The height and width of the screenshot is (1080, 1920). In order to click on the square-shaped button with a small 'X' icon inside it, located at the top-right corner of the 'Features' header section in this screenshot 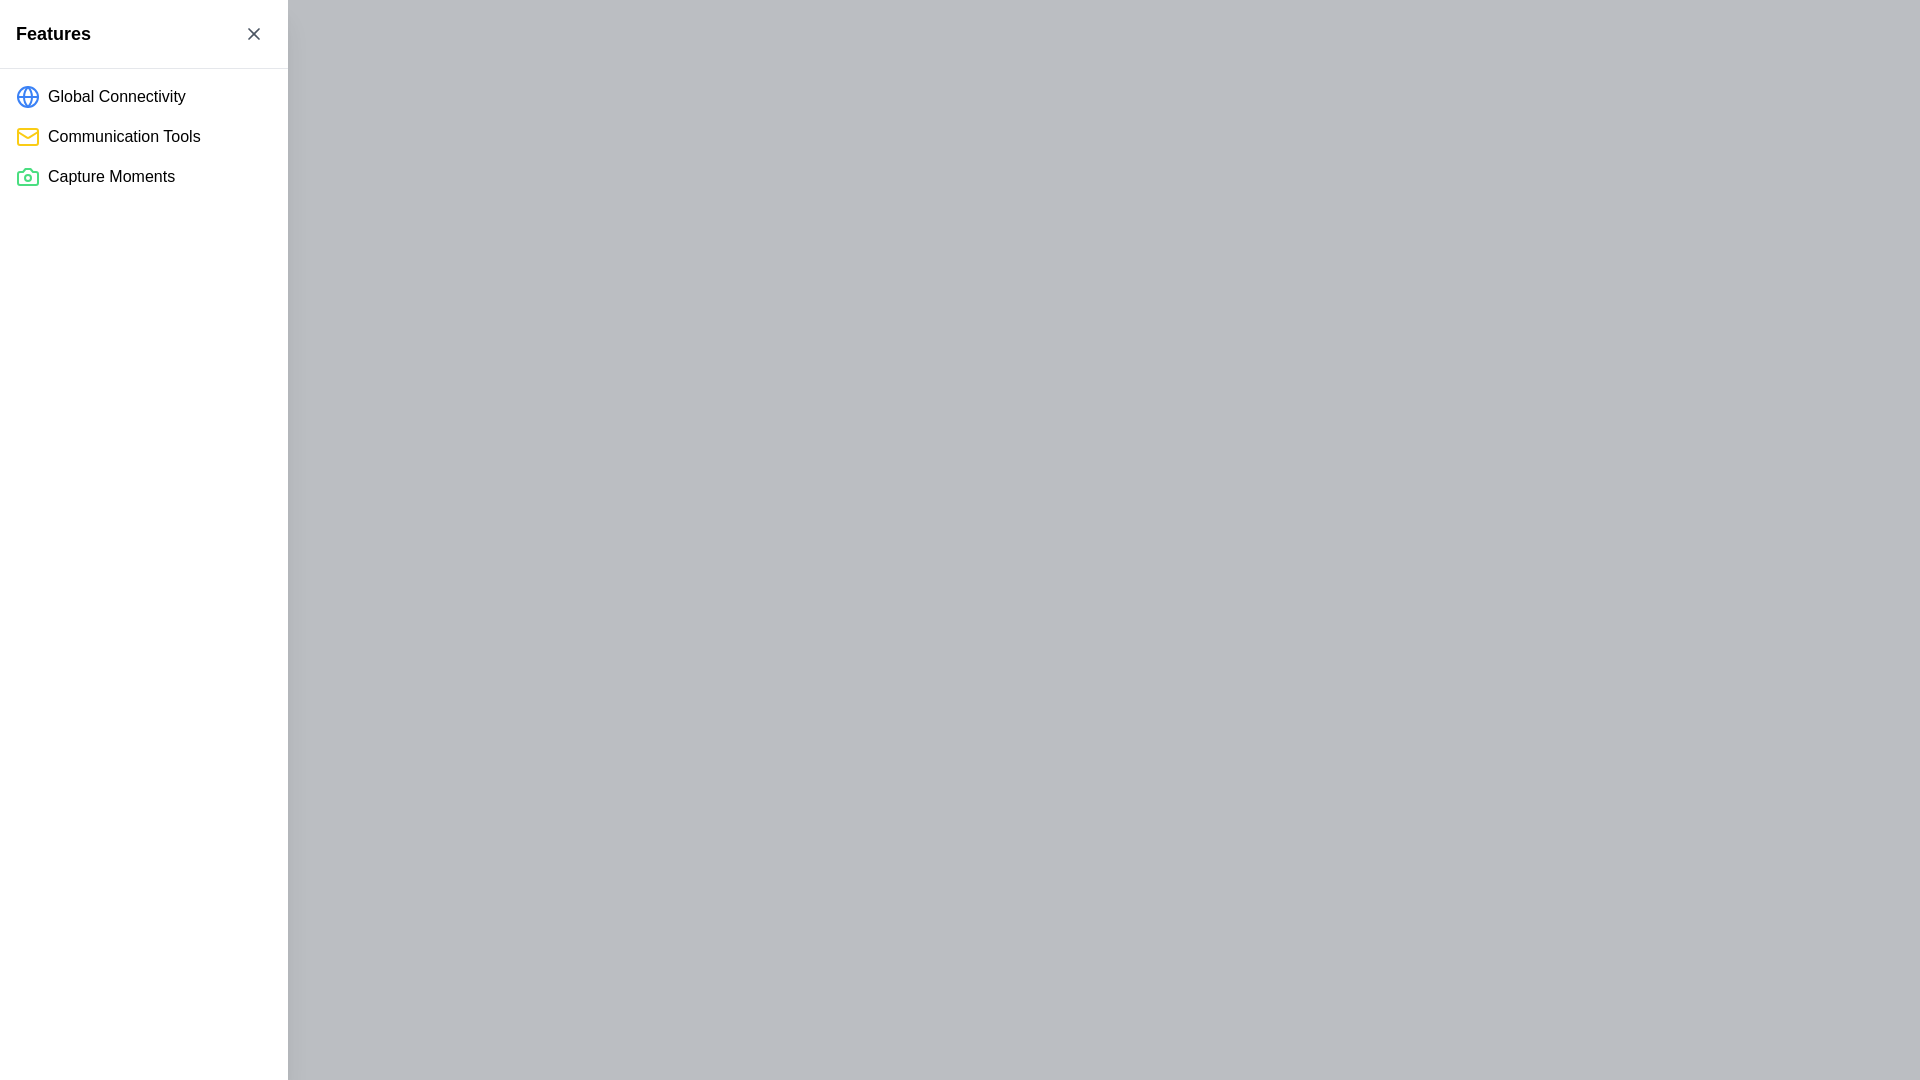, I will do `click(253, 34)`.